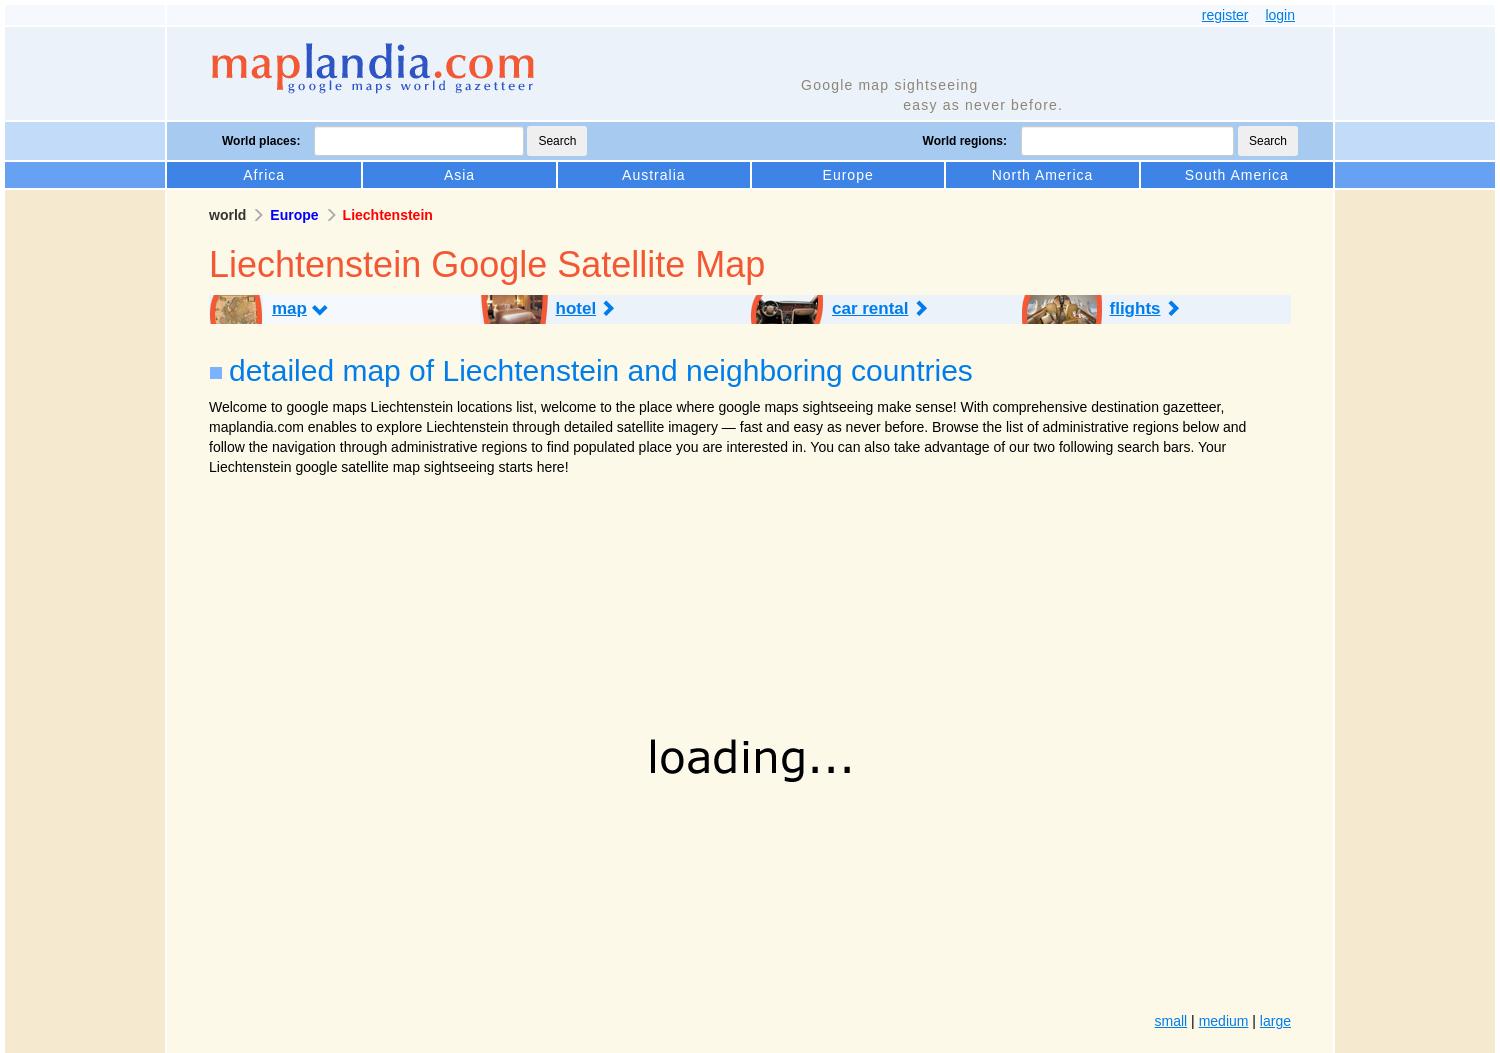  Describe the element at coordinates (1153, 1019) in the screenshot. I see `'small'` at that location.